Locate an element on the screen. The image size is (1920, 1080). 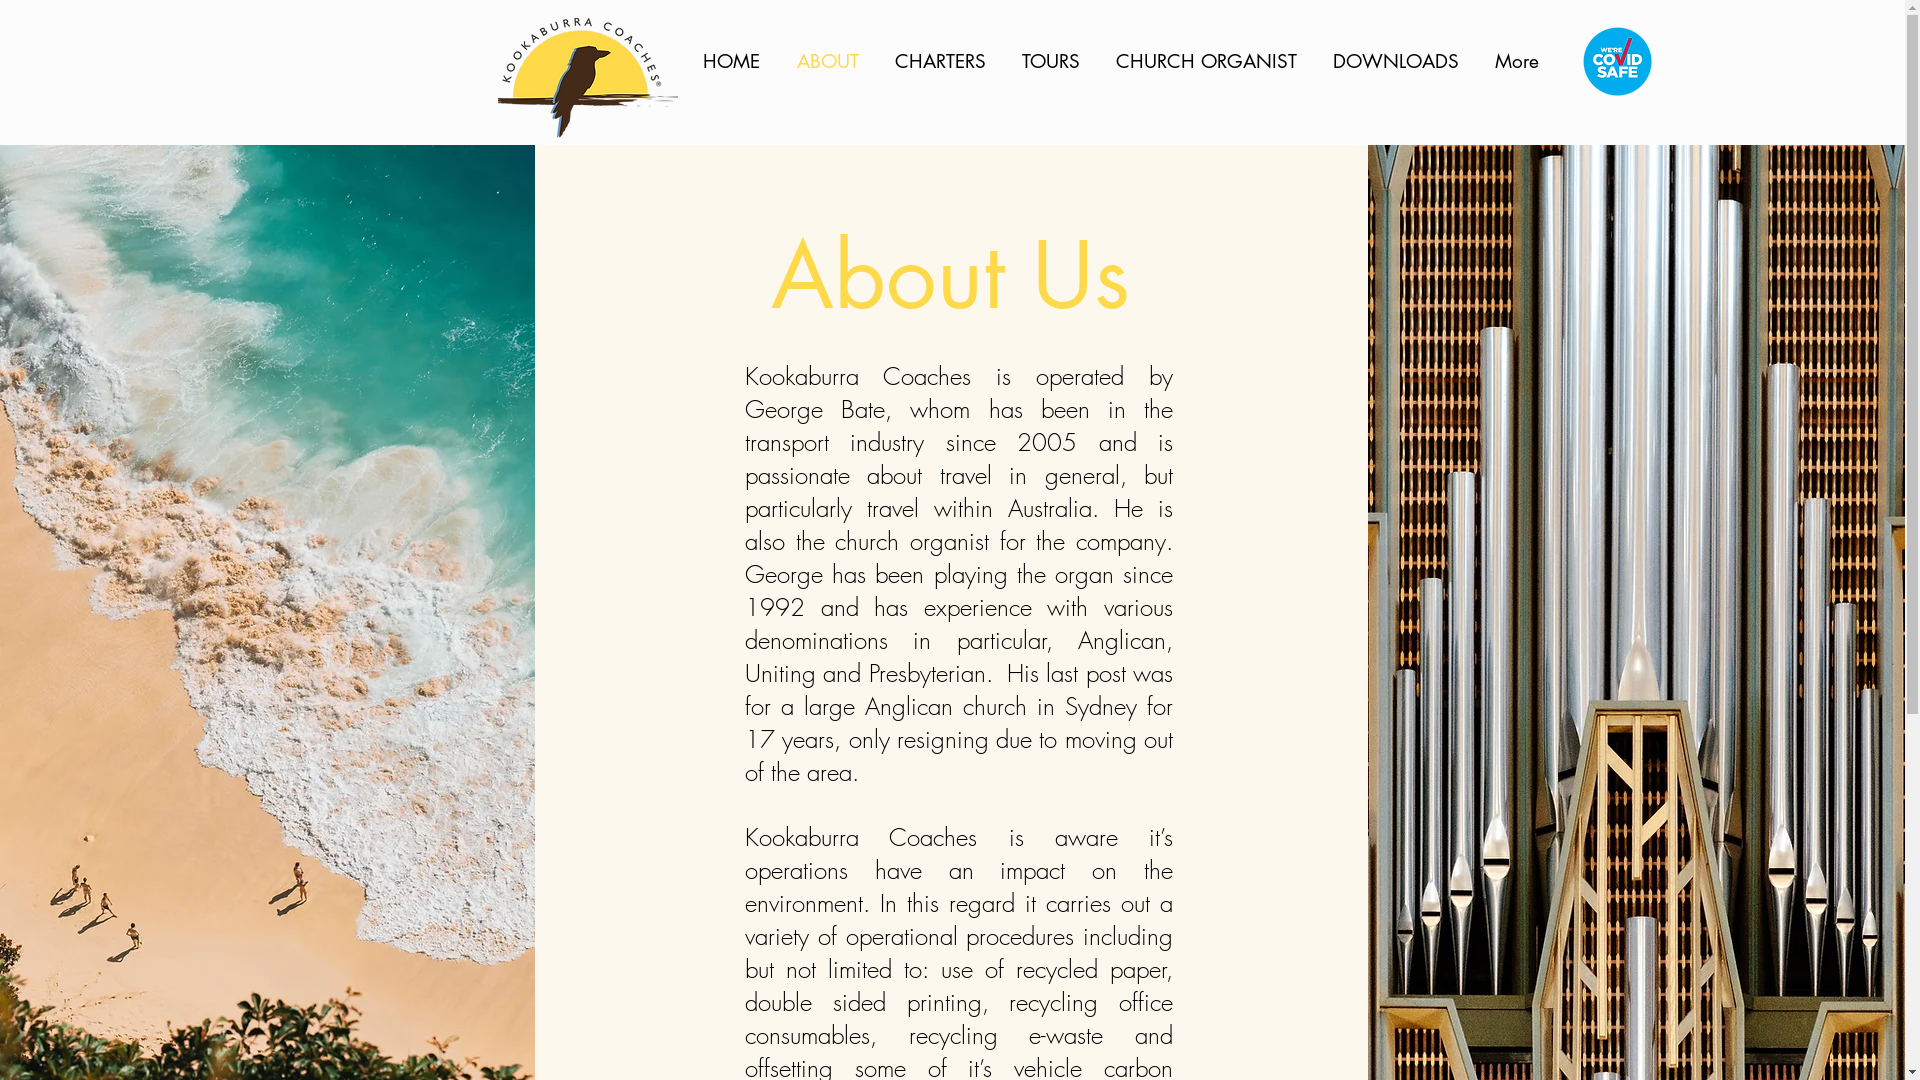
'ABOUT' is located at coordinates (830, 60).